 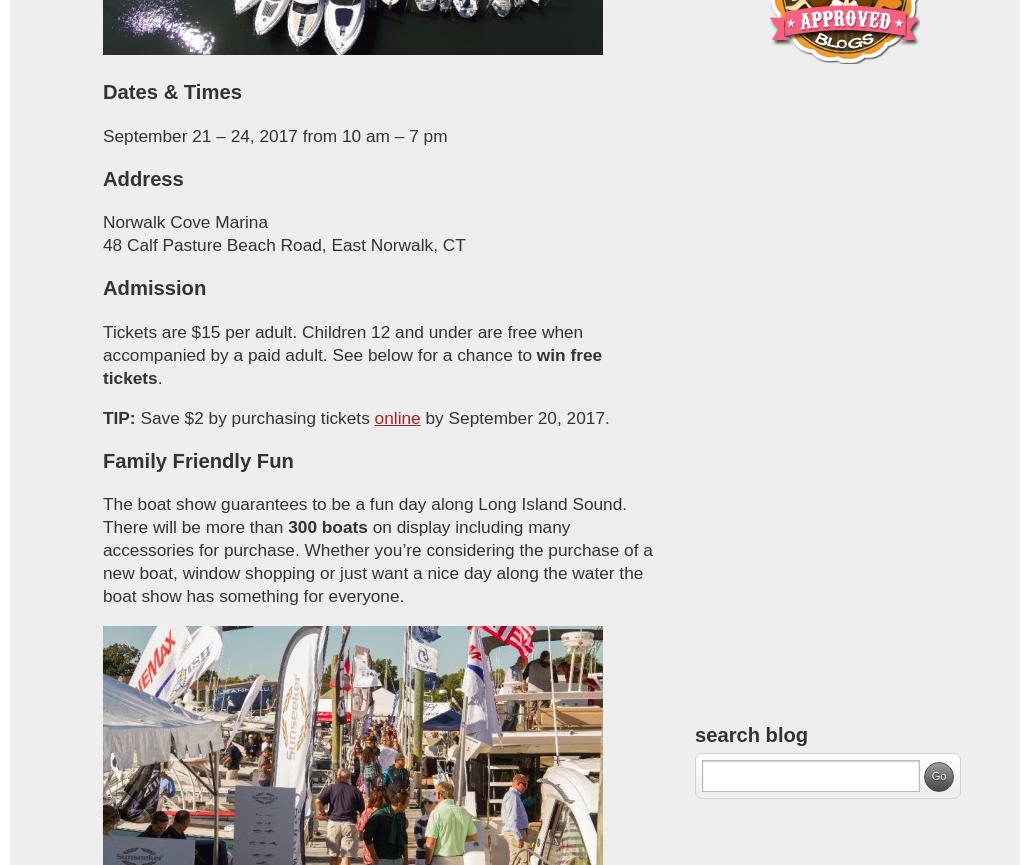 What do you see at coordinates (197, 459) in the screenshot?
I see `'Family Friendly Fun'` at bounding box center [197, 459].